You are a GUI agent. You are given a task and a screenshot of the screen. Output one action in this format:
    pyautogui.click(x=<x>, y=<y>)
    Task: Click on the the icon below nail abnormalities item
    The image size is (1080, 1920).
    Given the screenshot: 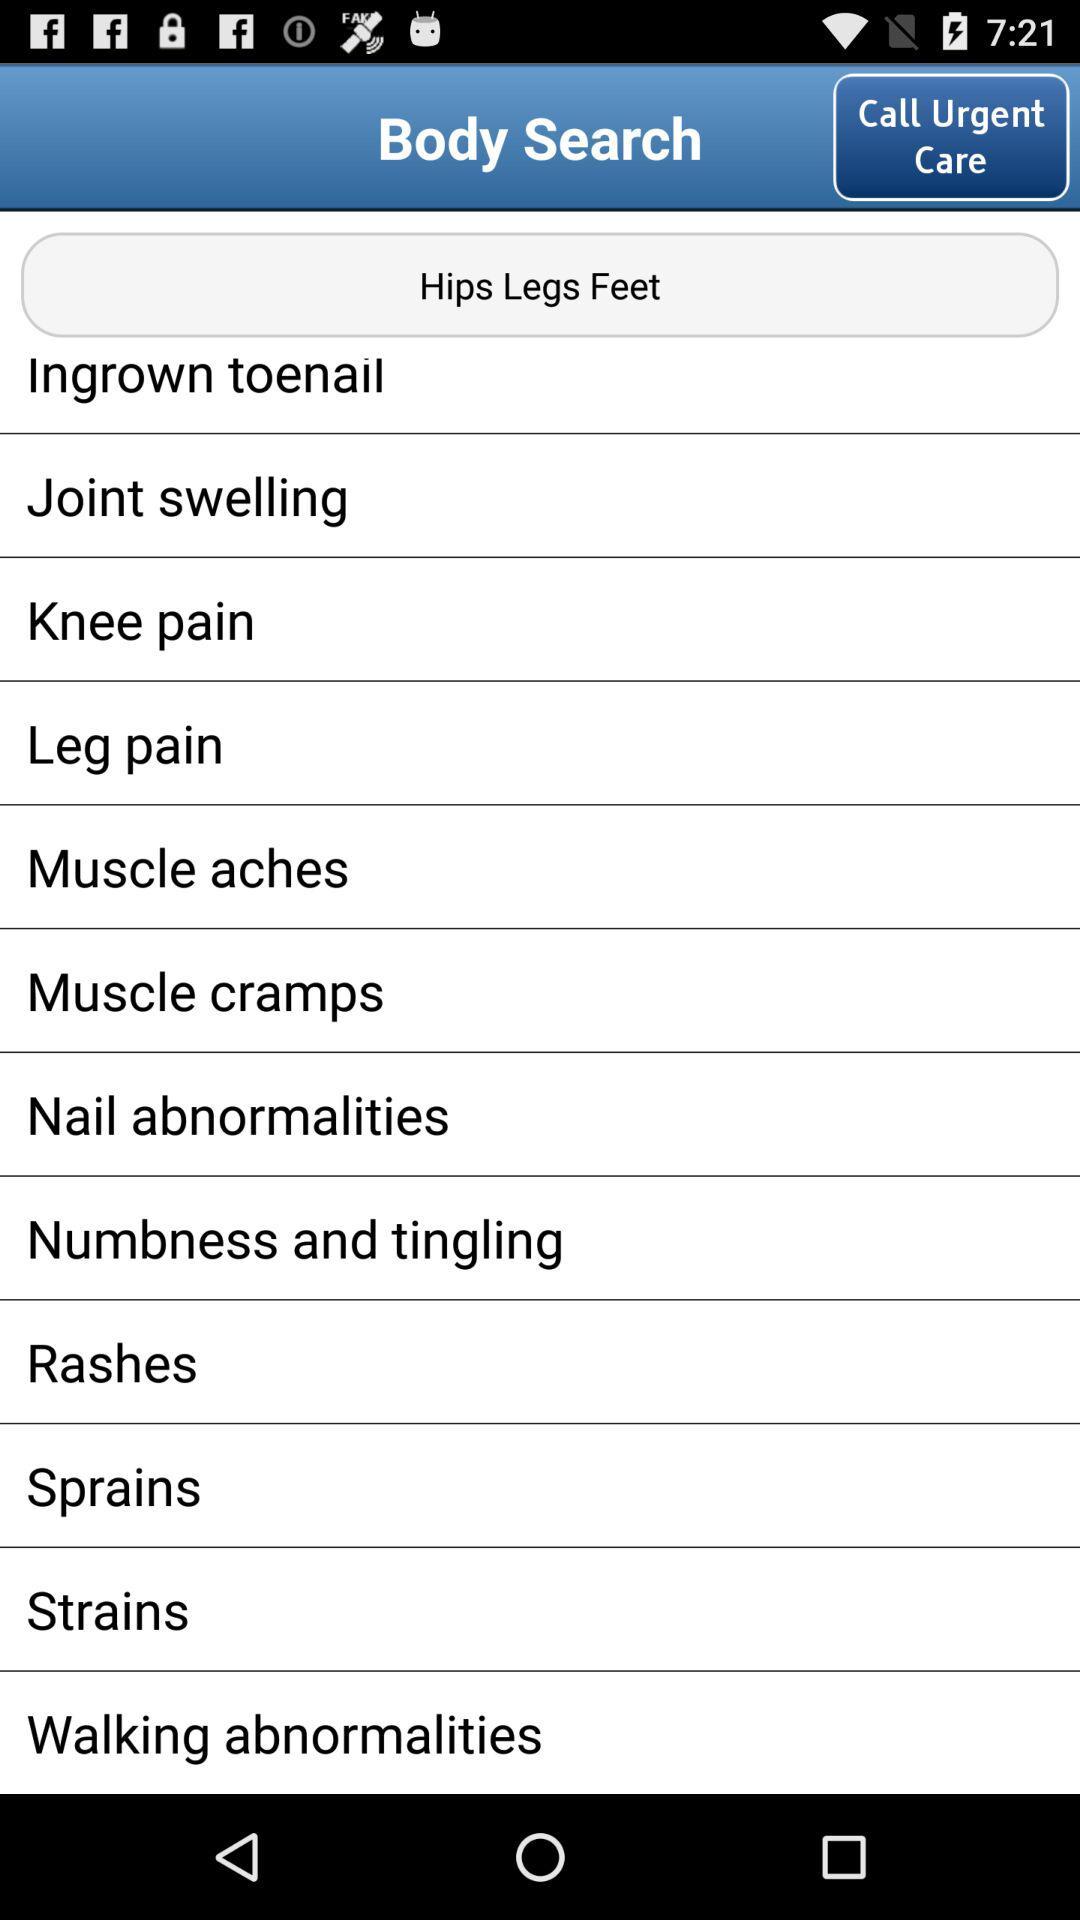 What is the action you would take?
    pyautogui.click(x=540, y=1236)
    